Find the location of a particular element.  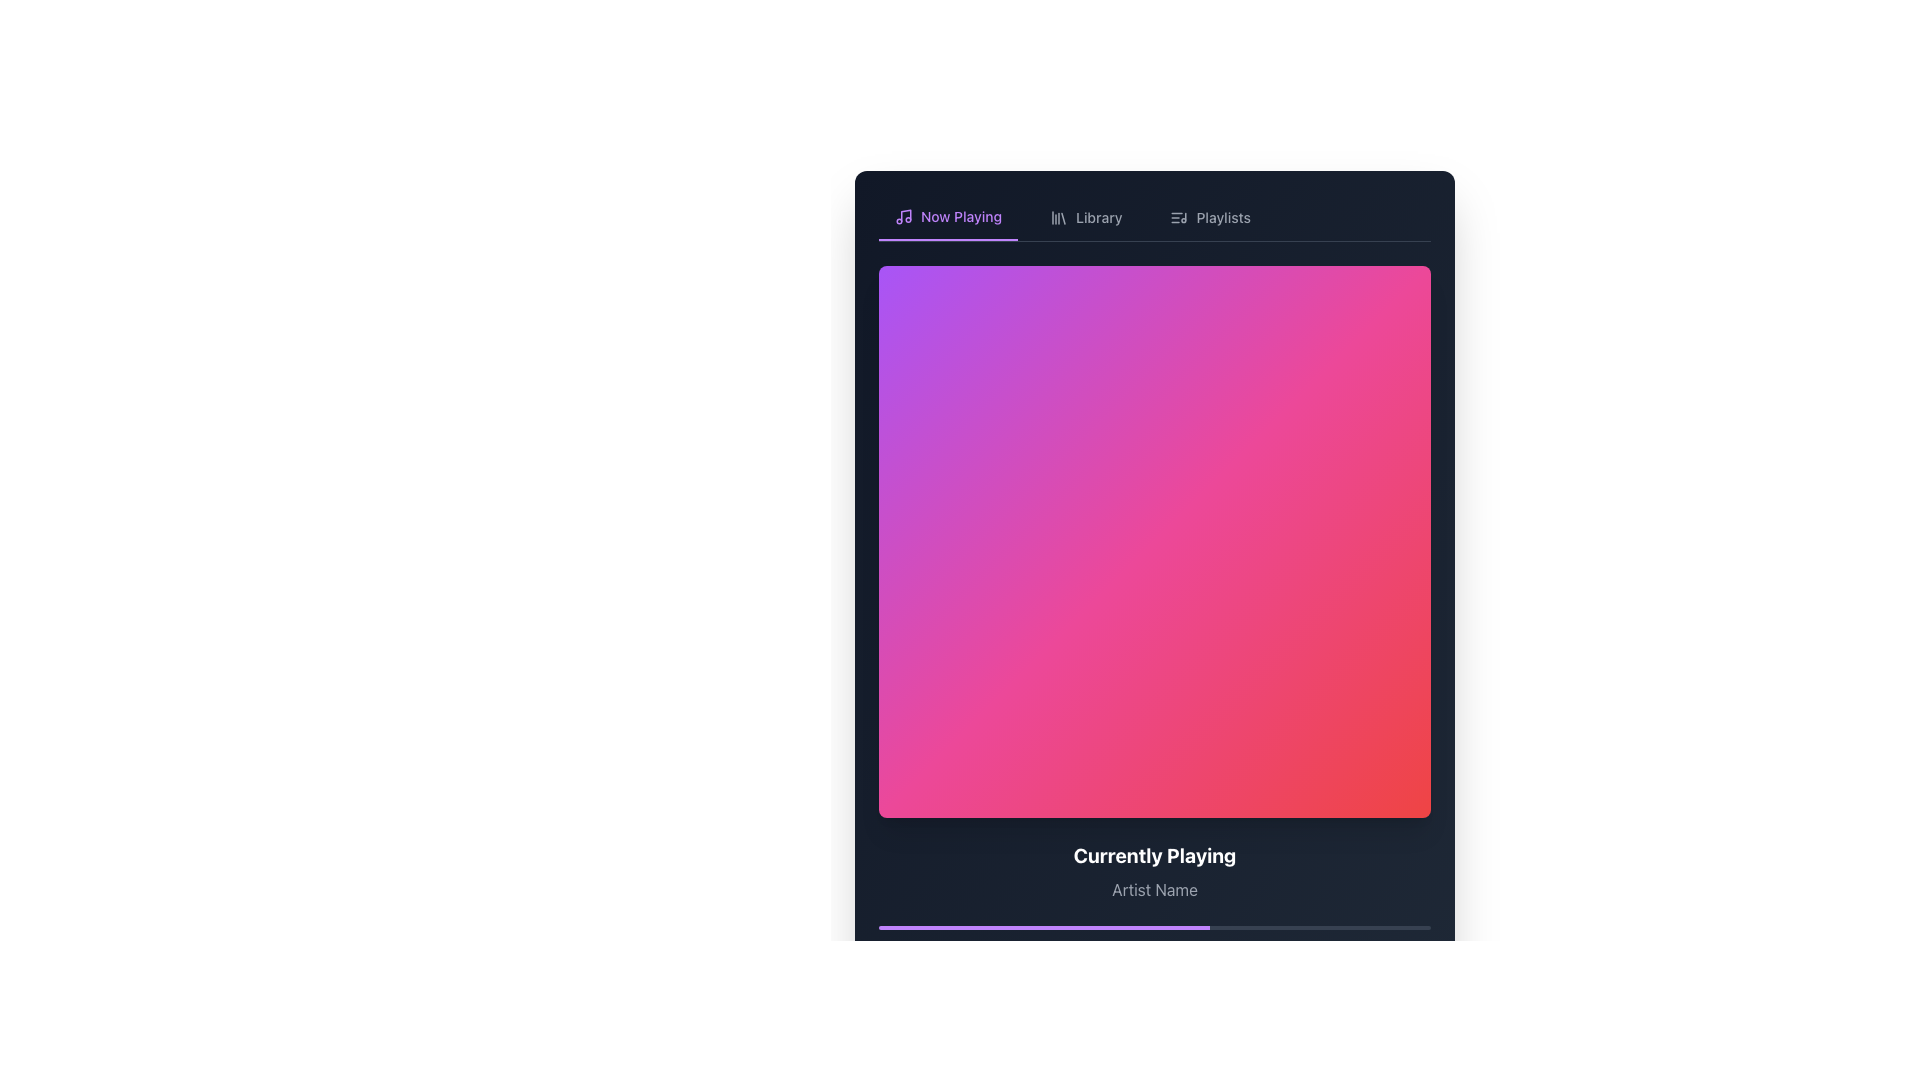

the Text label displaying '2:14 3:45', which is styled in a small, gray font and located beneath the progress bar in the 'Currently Playing' section is located at coordinates (1155, 947).